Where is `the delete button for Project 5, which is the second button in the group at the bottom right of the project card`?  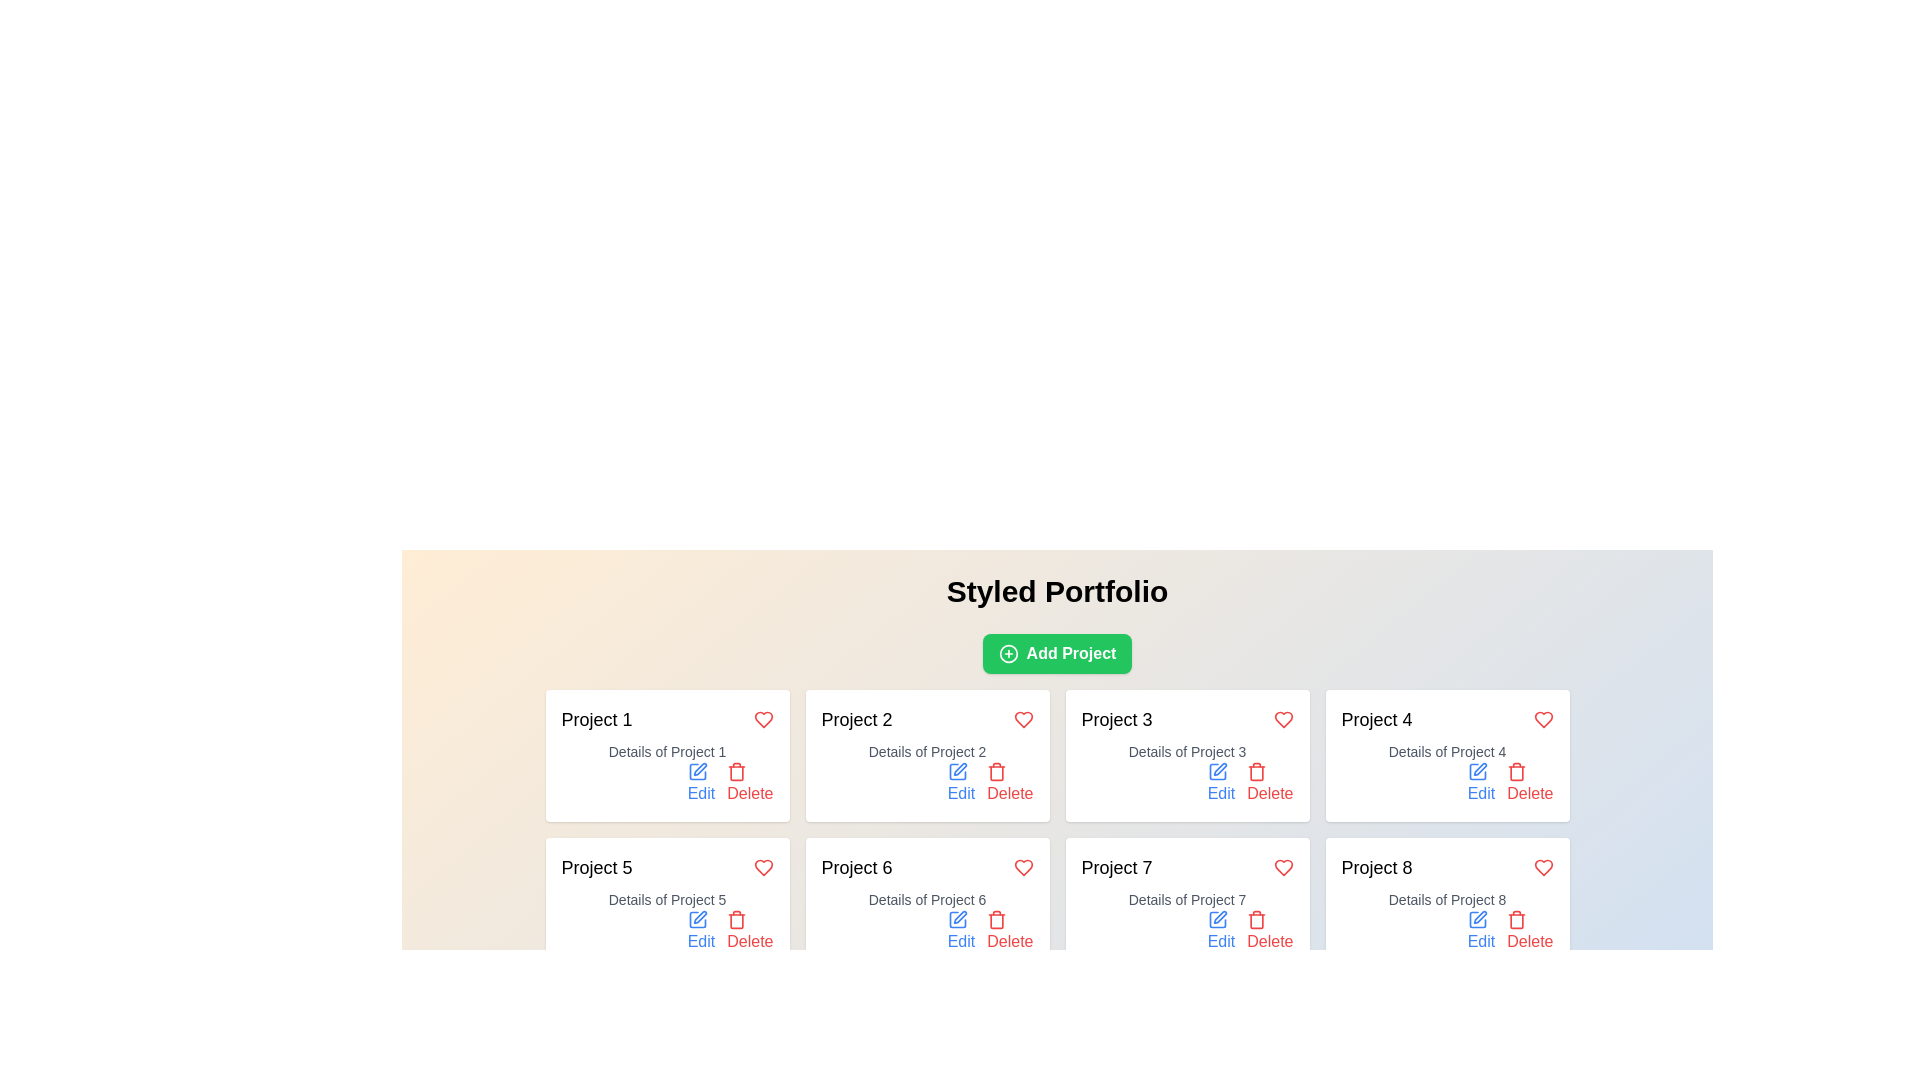
the delete button for Project 5, which is the second button in the group at the bottom right of the project card is located at coordinates (749, 932).